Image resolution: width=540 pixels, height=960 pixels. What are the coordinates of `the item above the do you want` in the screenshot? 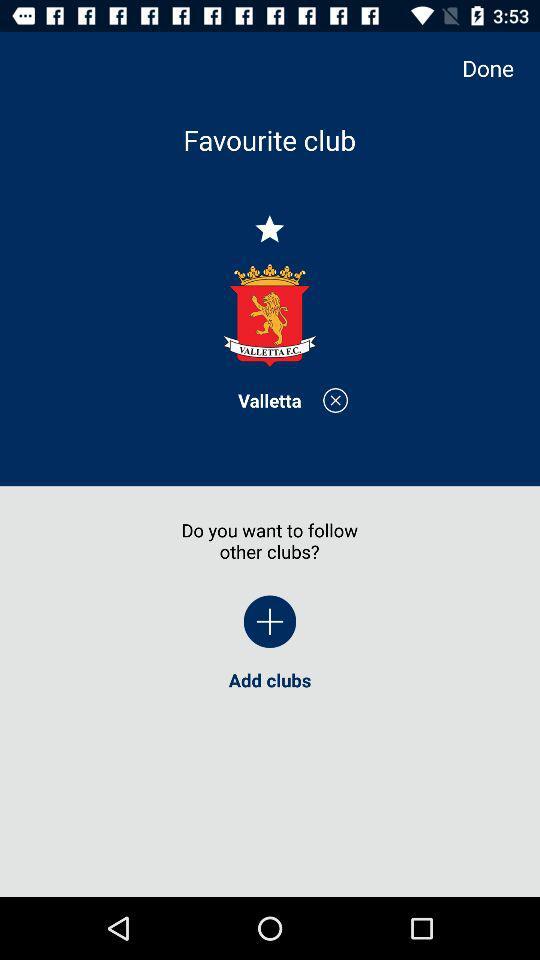 It's located at (269, 399).